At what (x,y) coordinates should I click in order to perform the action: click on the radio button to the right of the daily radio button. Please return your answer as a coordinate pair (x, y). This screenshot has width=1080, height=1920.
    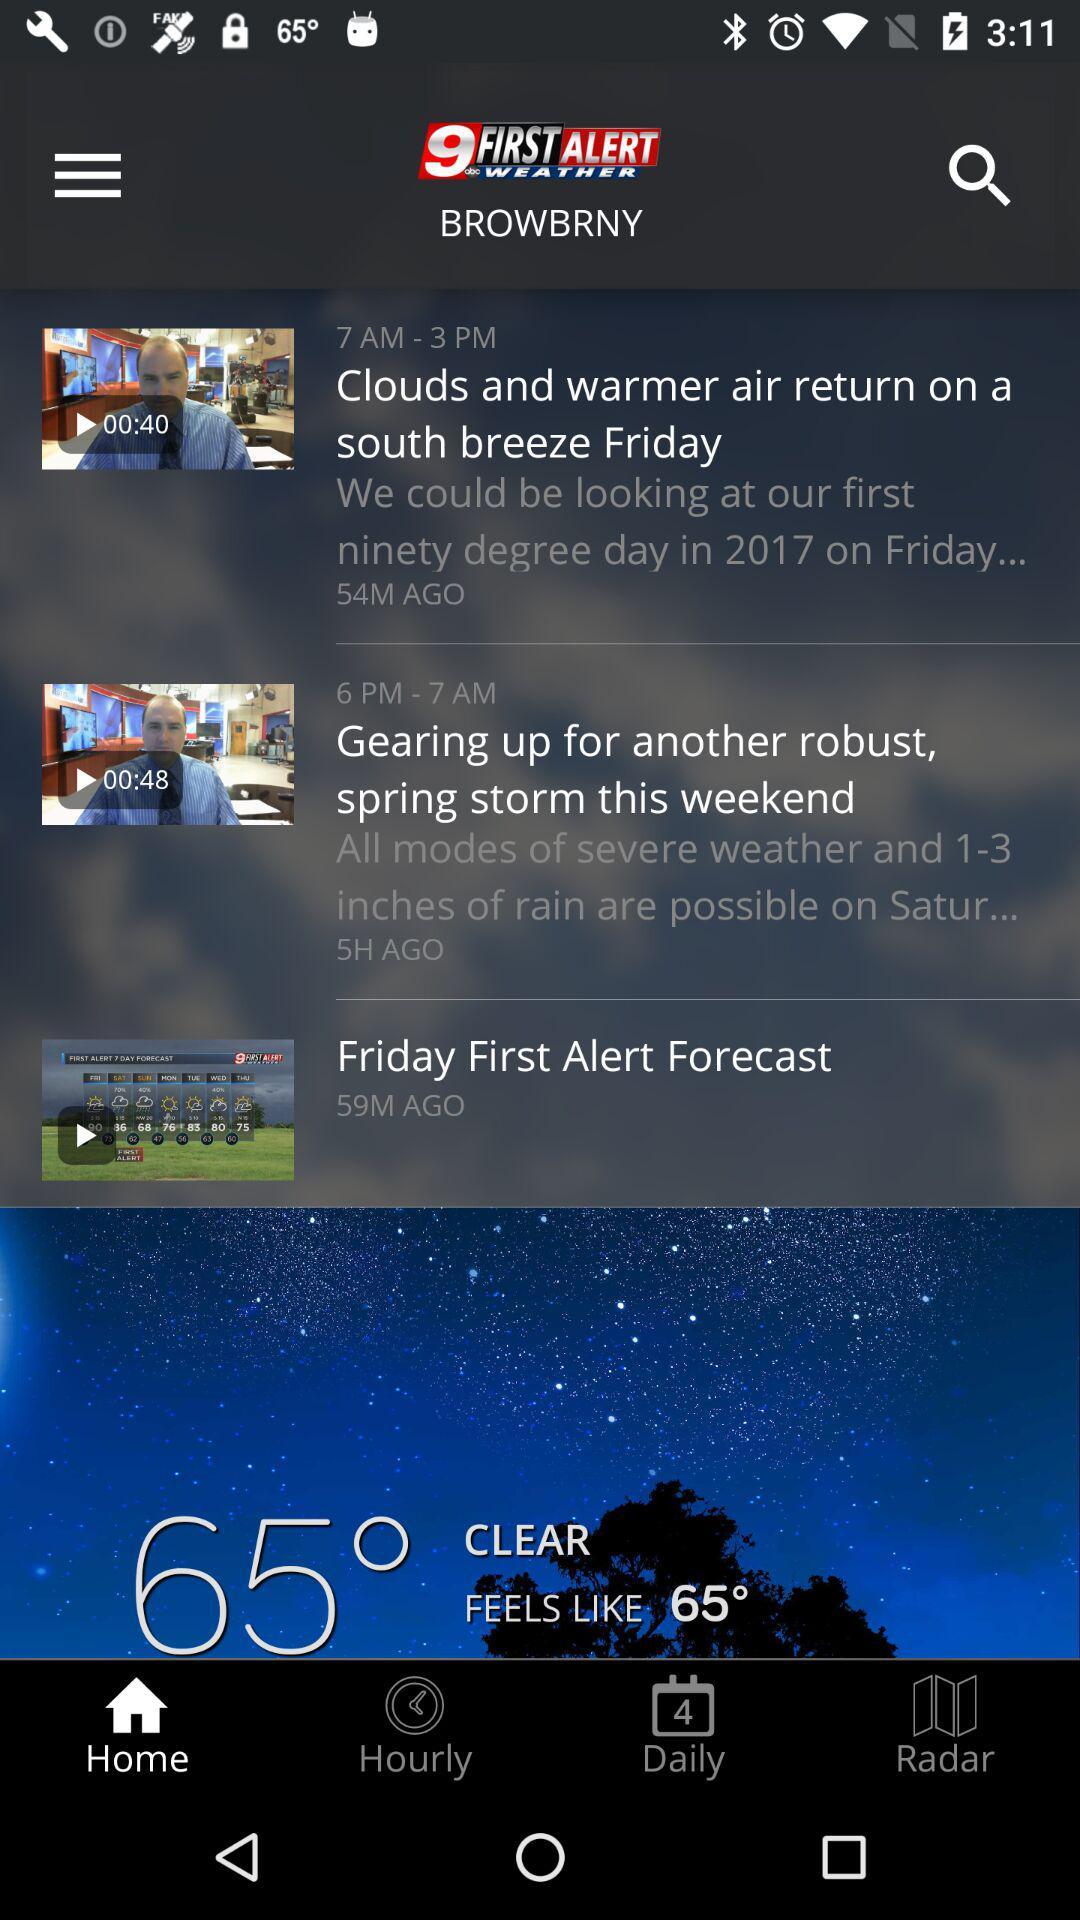
    Looking at the image, I should click on (945, 1726).